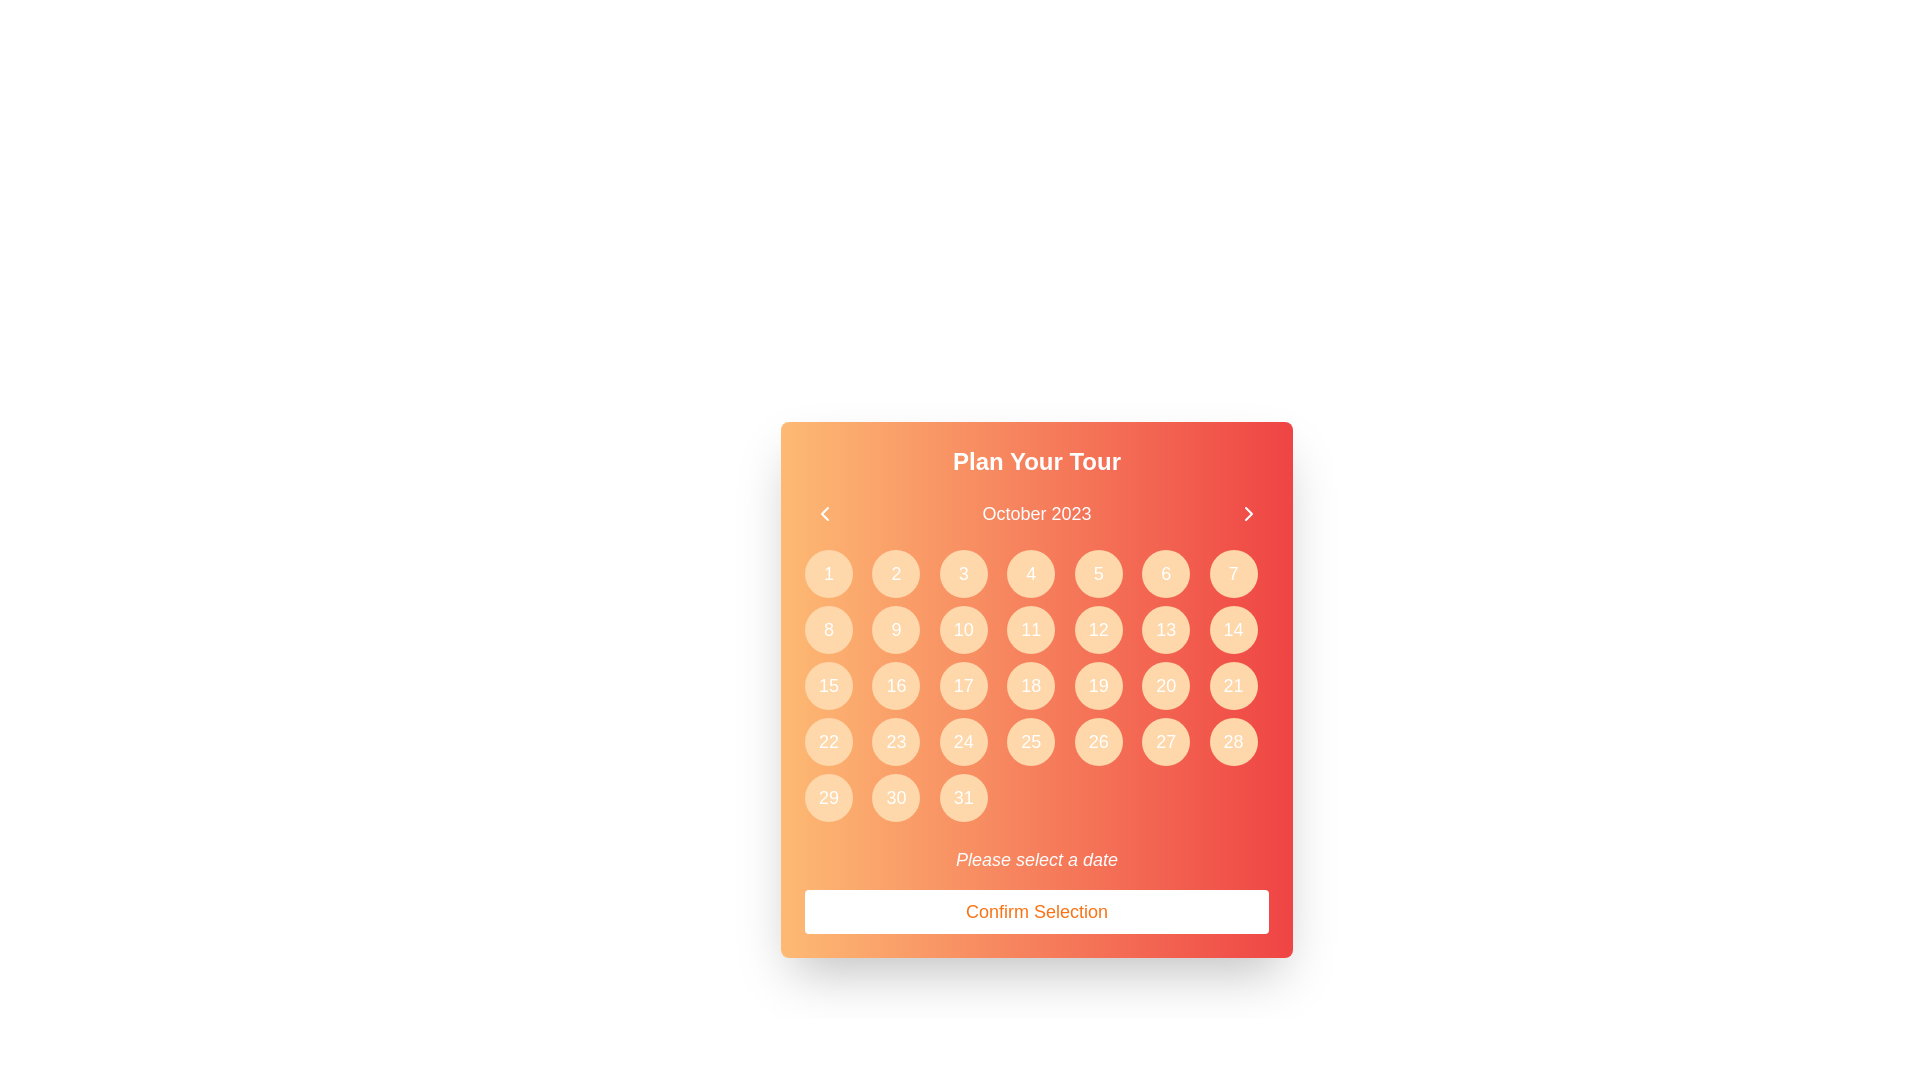 Image resolution: width=1920 pixels, height=1080 pixels. What do you see at coordinates (963, 628) in the screenshot?
I see `the rounded interactive button displaying the number '10' in white font on an orange background, located in the second row and third column of the grid` at bounding box center [963, 628].